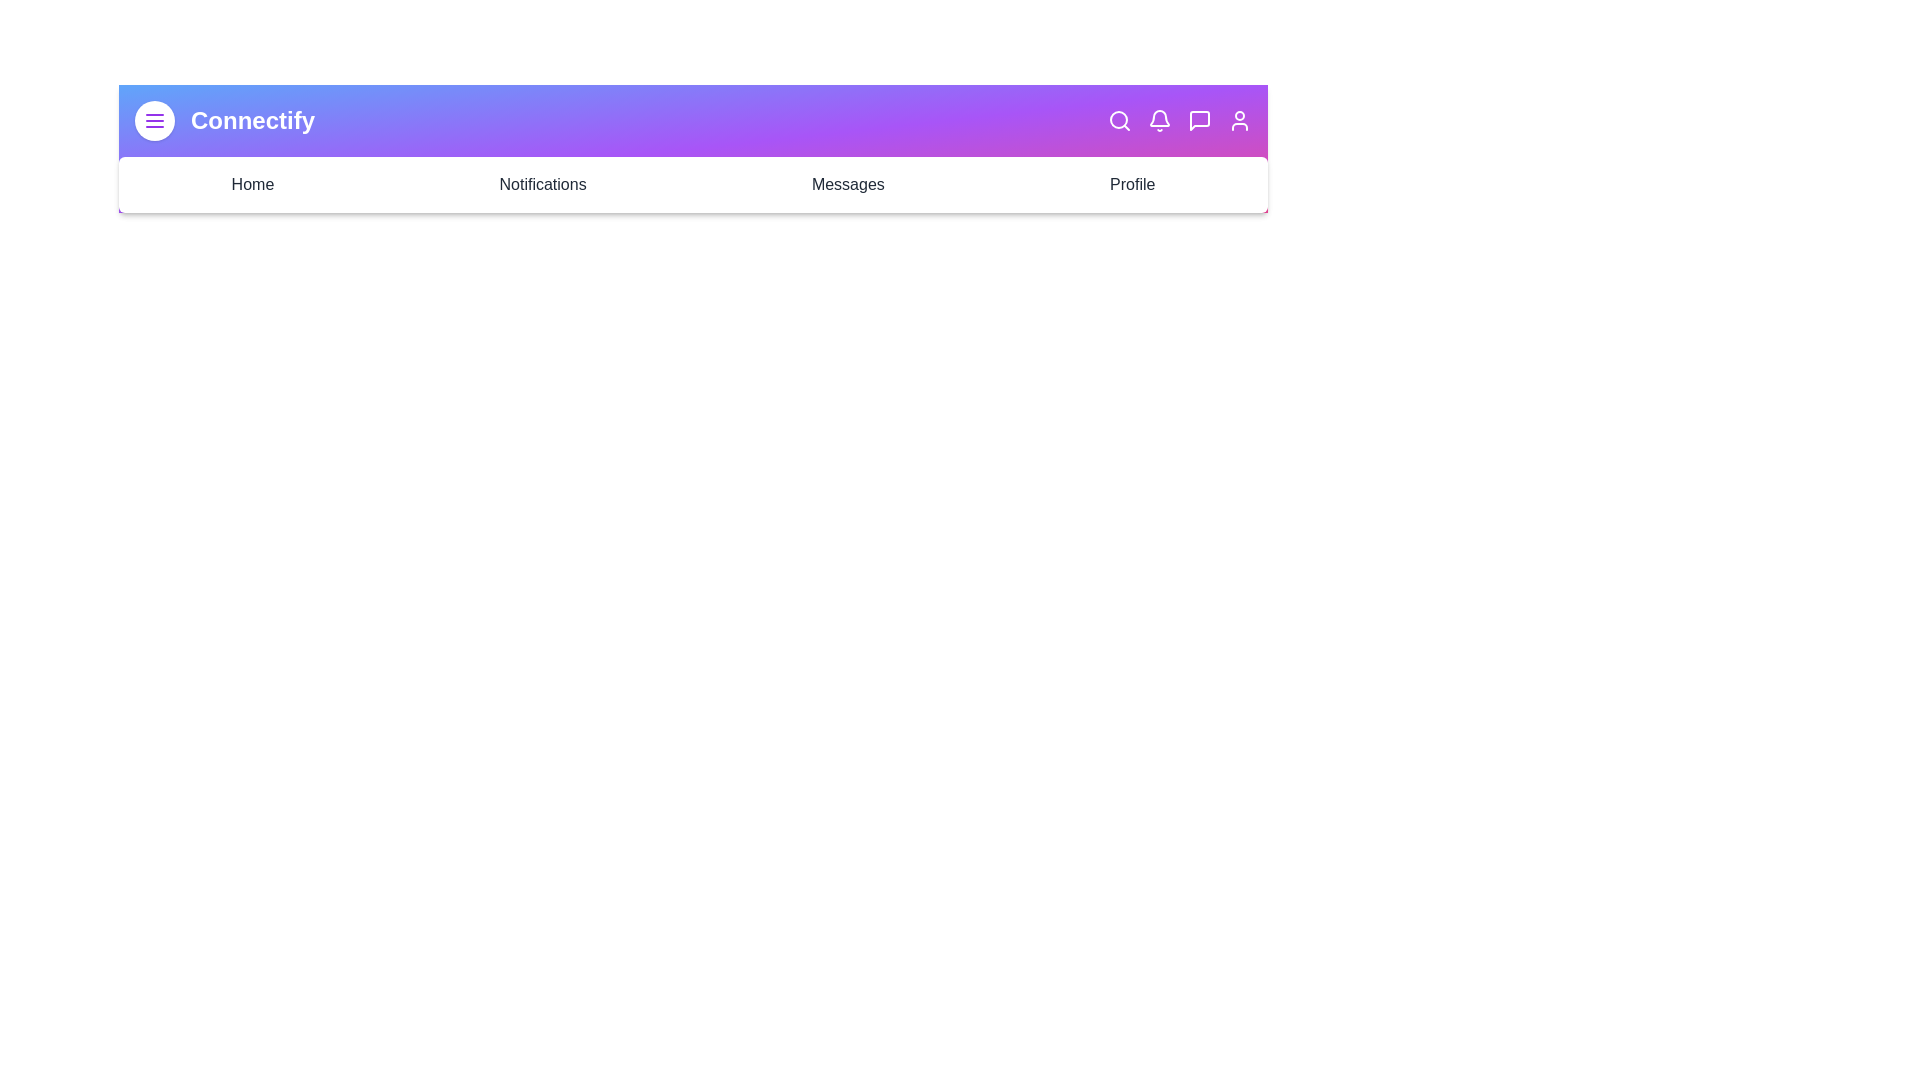  Describe the element at coordinates (251, 185) in the screenshot. I see `the menu item labeled Home to navigate to the corresponding section` at that location.